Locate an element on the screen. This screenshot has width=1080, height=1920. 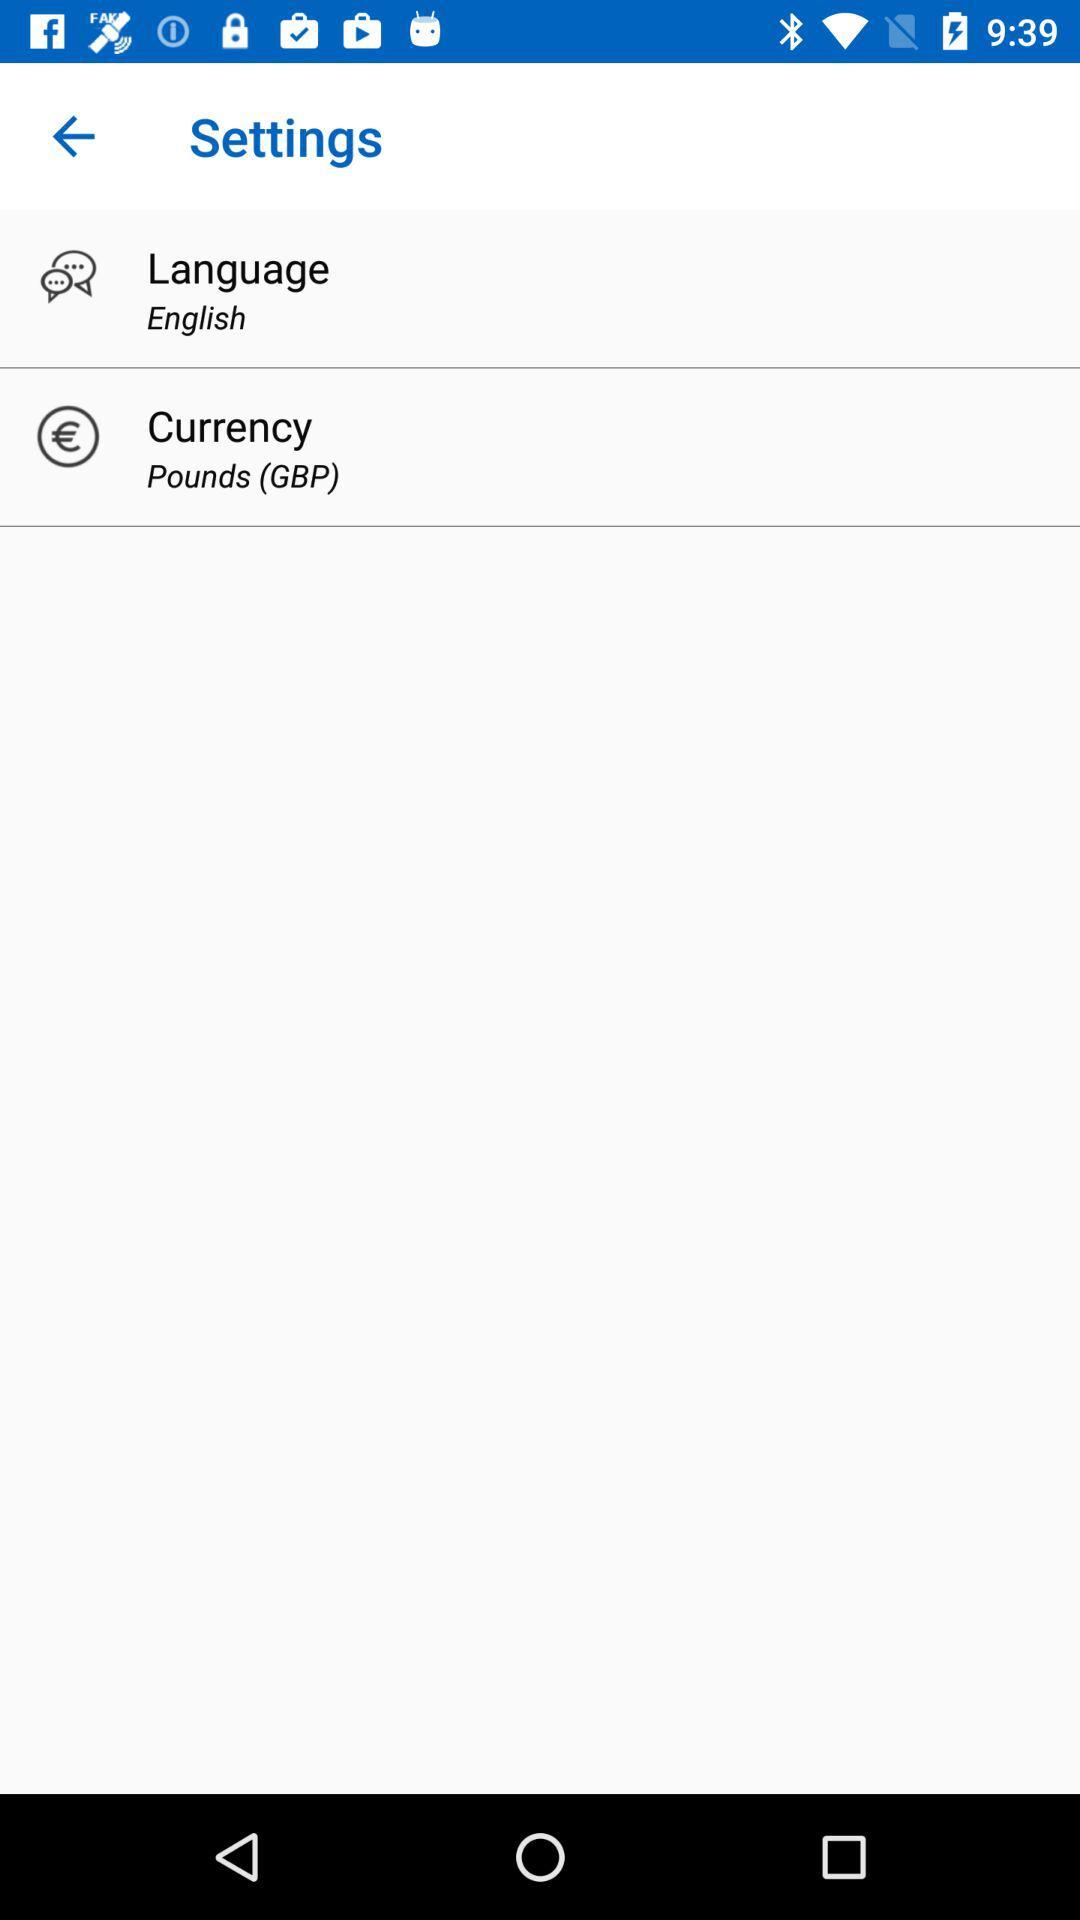
the language icon is located at coordinates (237, 266).